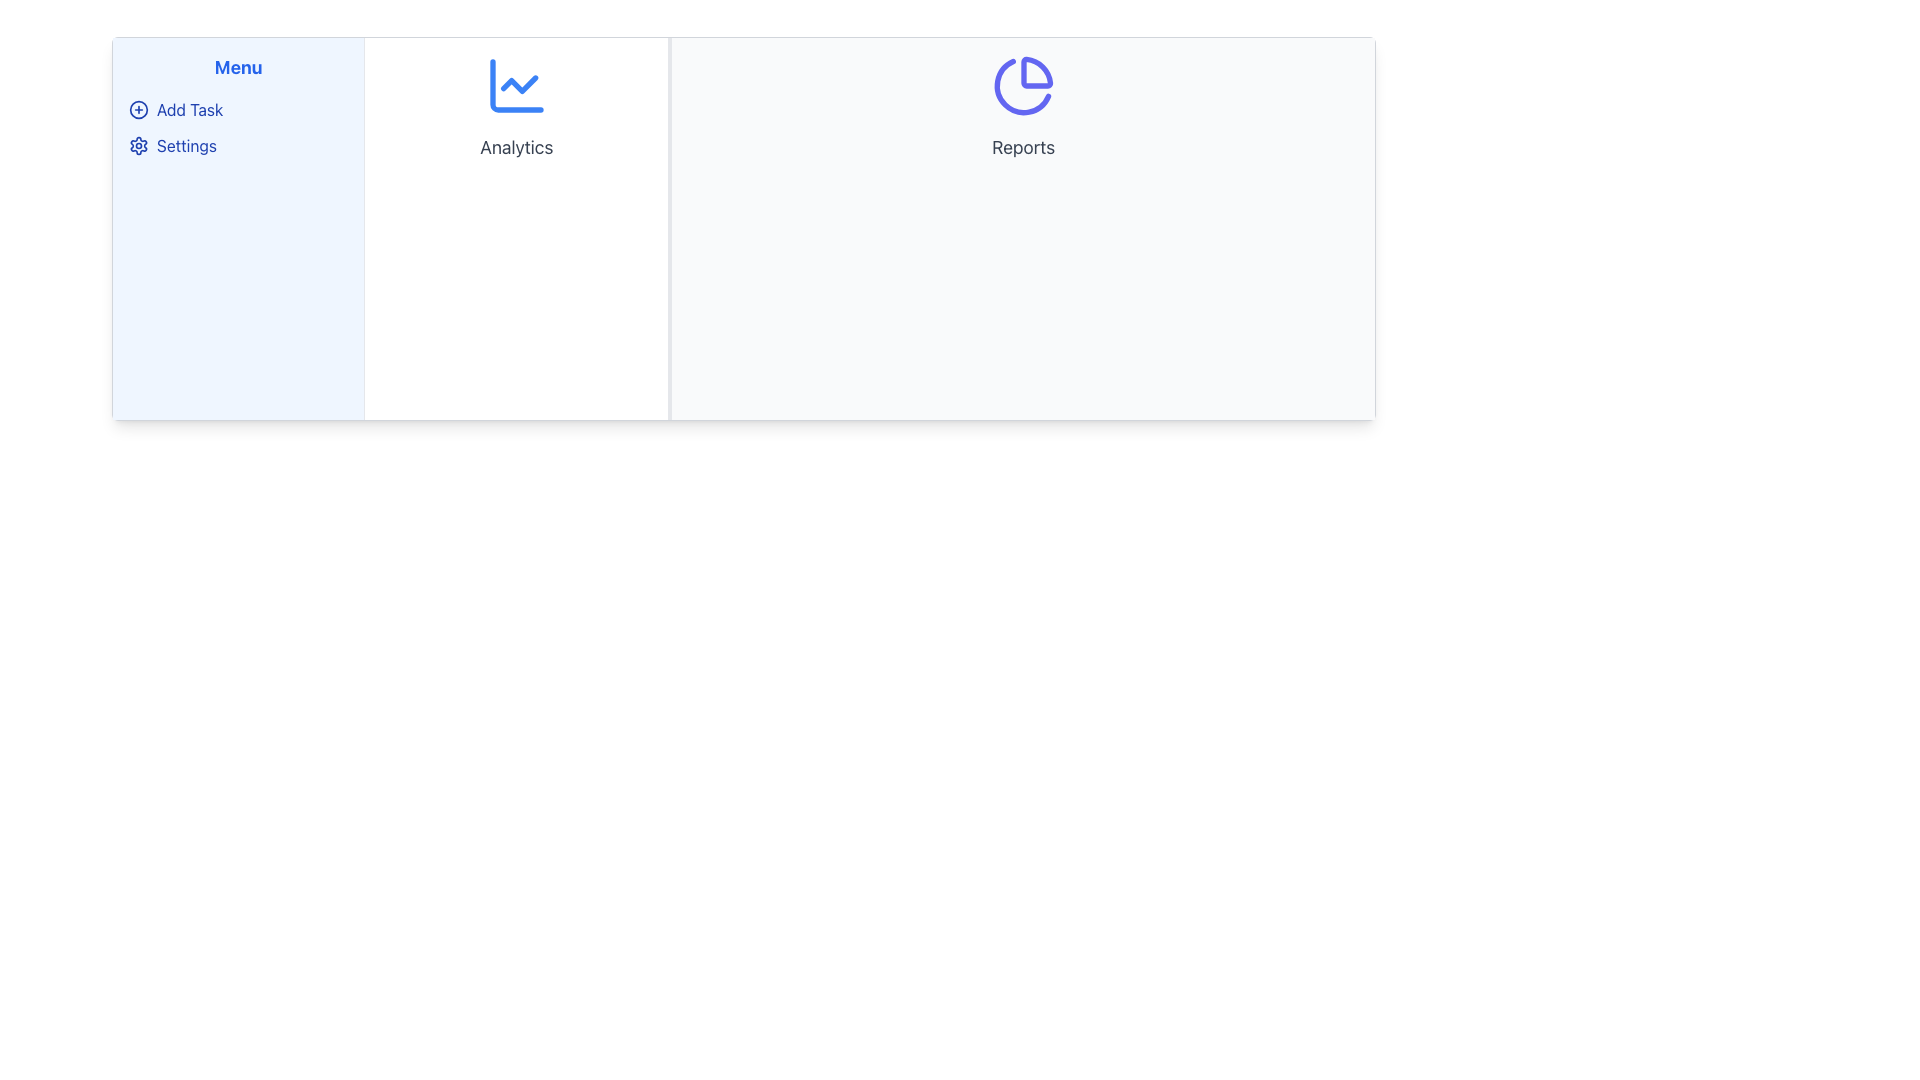  I want to click on the Divider element that visually separates the 'Analytics' section from the 'Reports' section, indicating its capability to resize sections, so click(670, 227).